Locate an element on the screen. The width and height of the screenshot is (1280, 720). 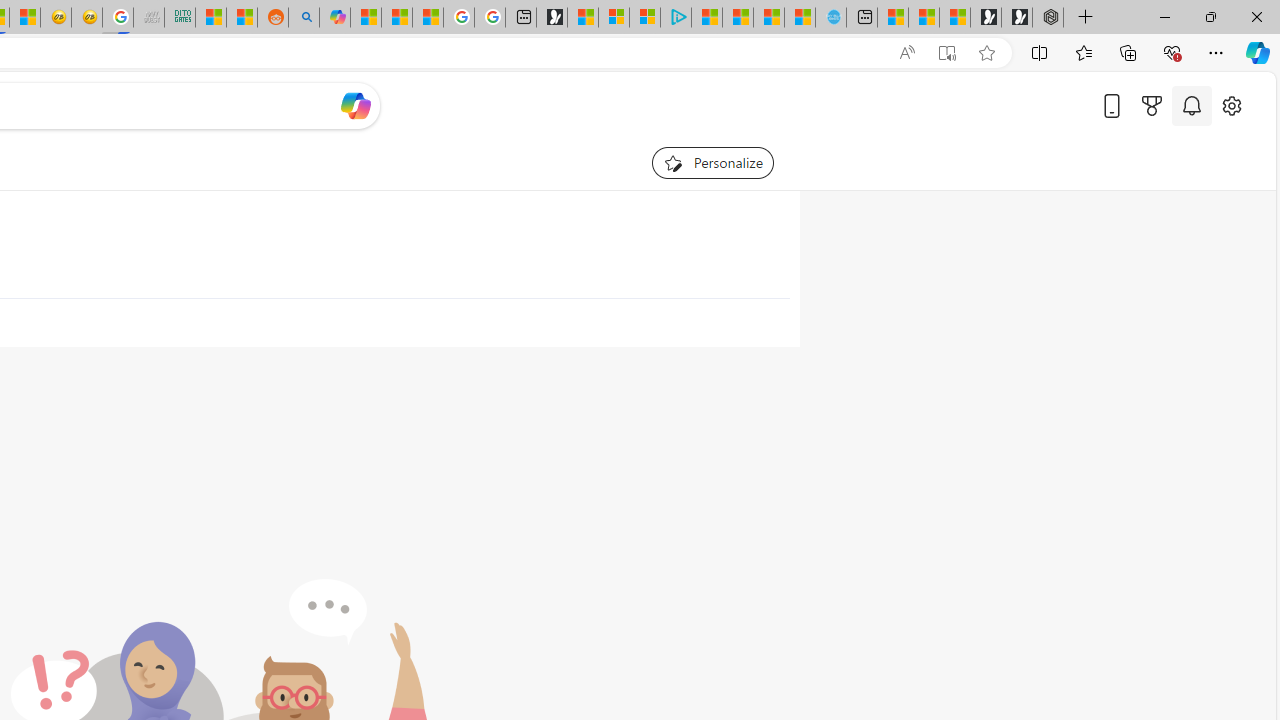
'Collections' is located at coordinates (1128, 51).